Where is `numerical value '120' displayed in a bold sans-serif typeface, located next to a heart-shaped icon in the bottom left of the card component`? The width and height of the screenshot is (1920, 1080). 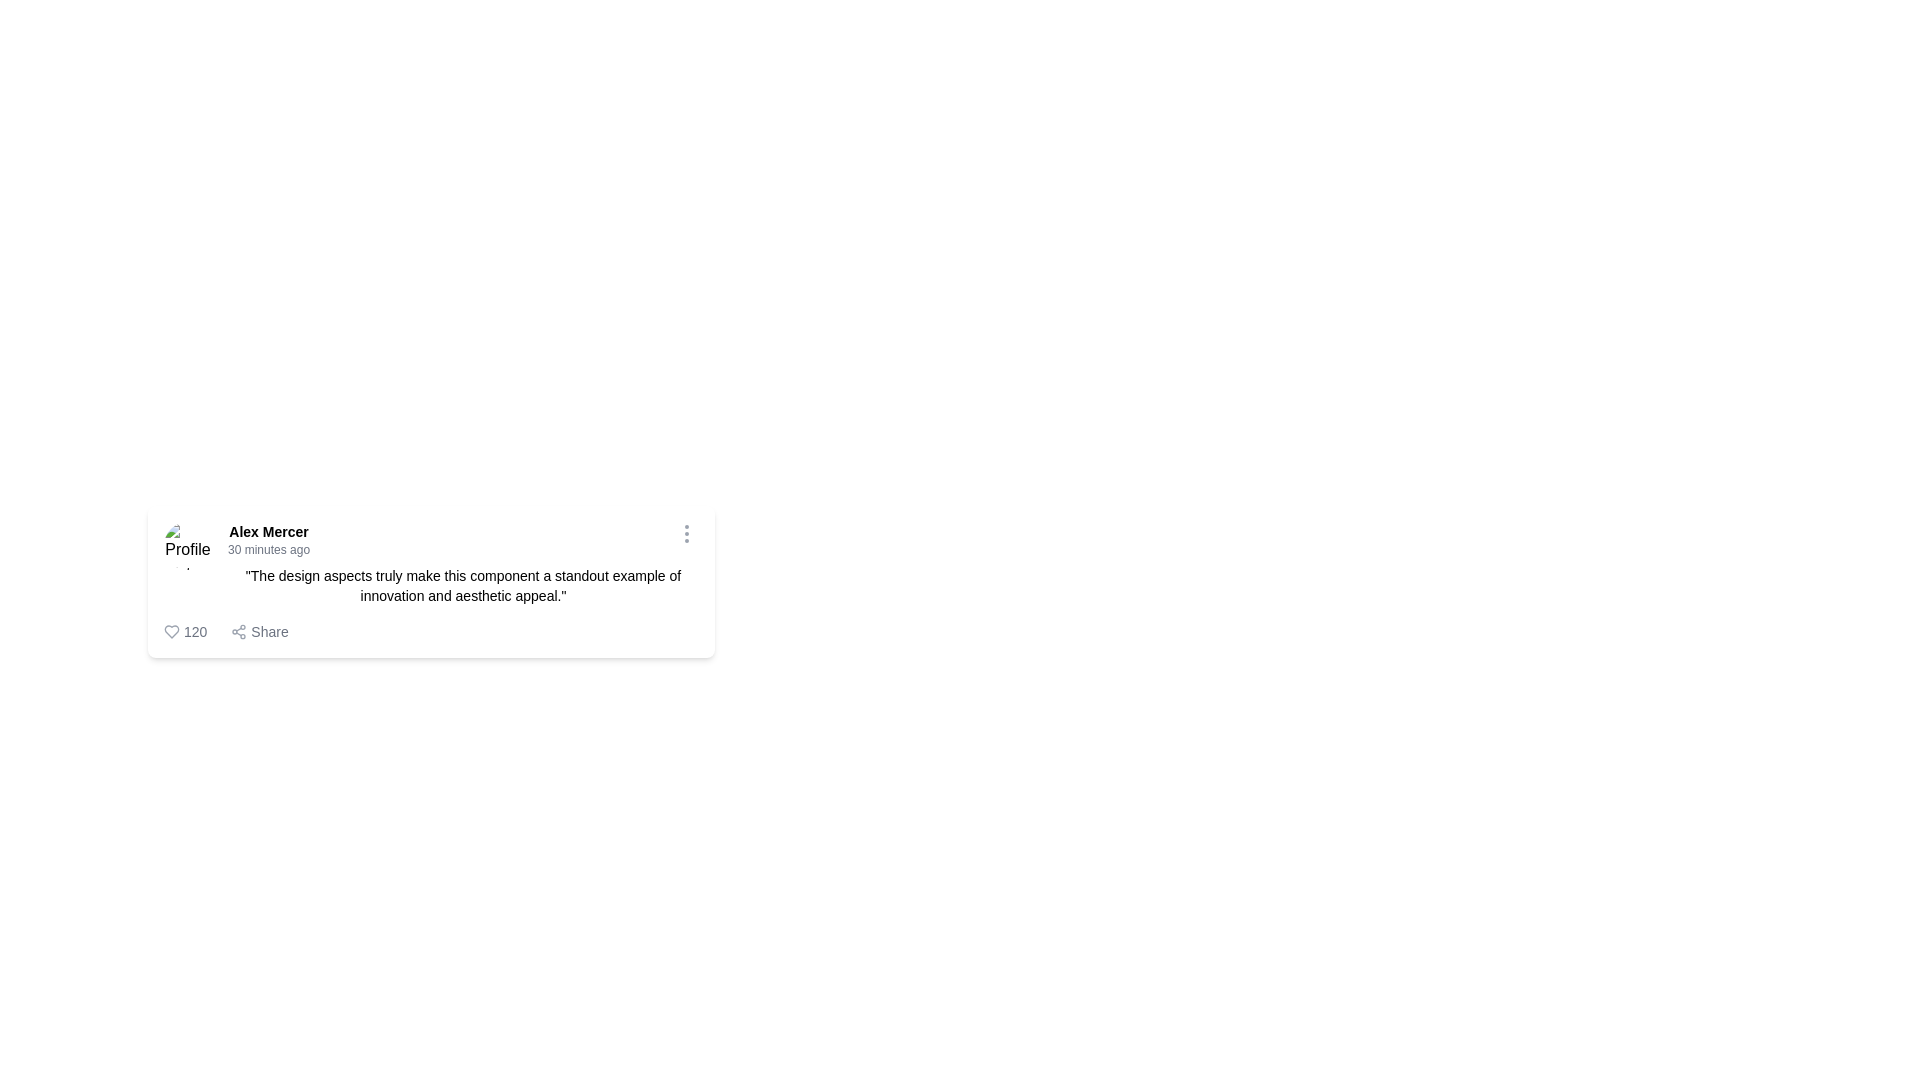 numerical value '120' displayed in a bold sans-serif typeface, located next to a heart-shaped icon in the bottom left of the card component is located at coordinates (195, 632).